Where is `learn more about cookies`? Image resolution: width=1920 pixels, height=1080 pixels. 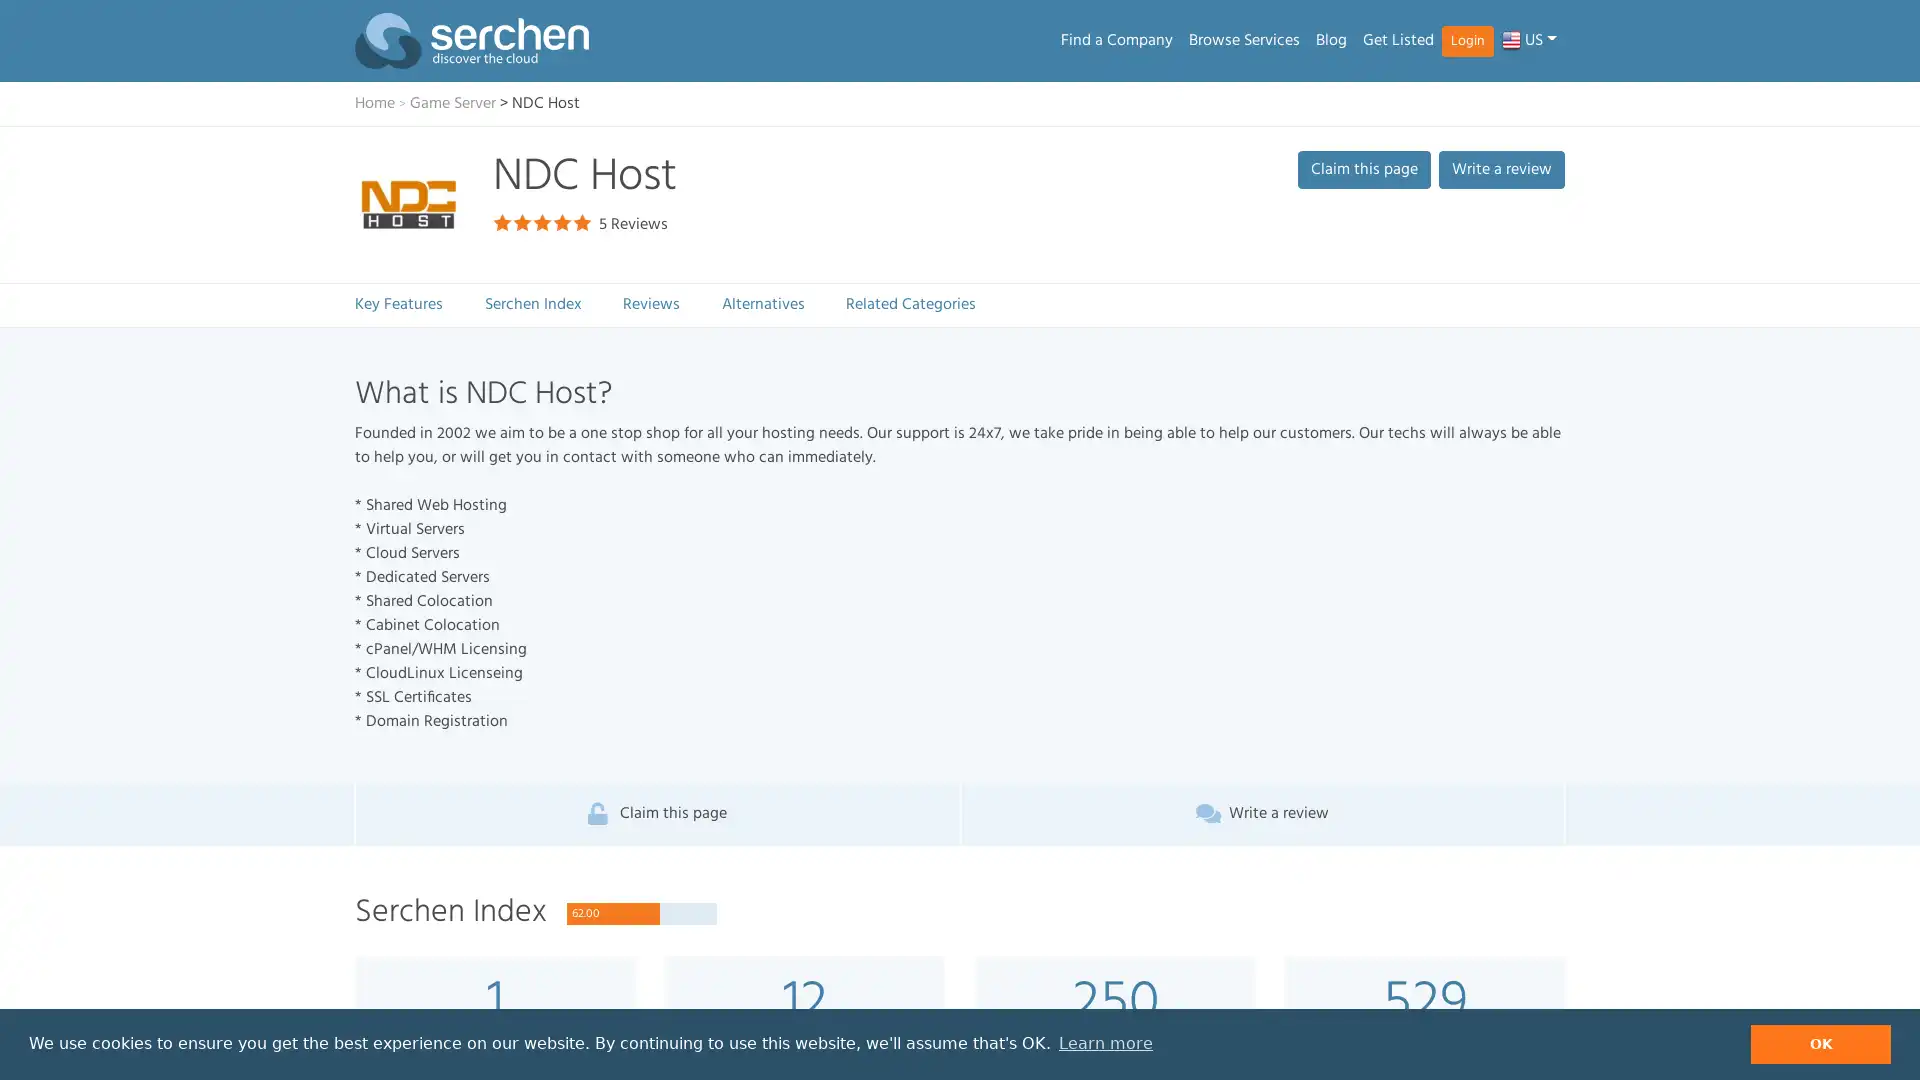 learn more about cookies is located at coordinates (1104, 1043).